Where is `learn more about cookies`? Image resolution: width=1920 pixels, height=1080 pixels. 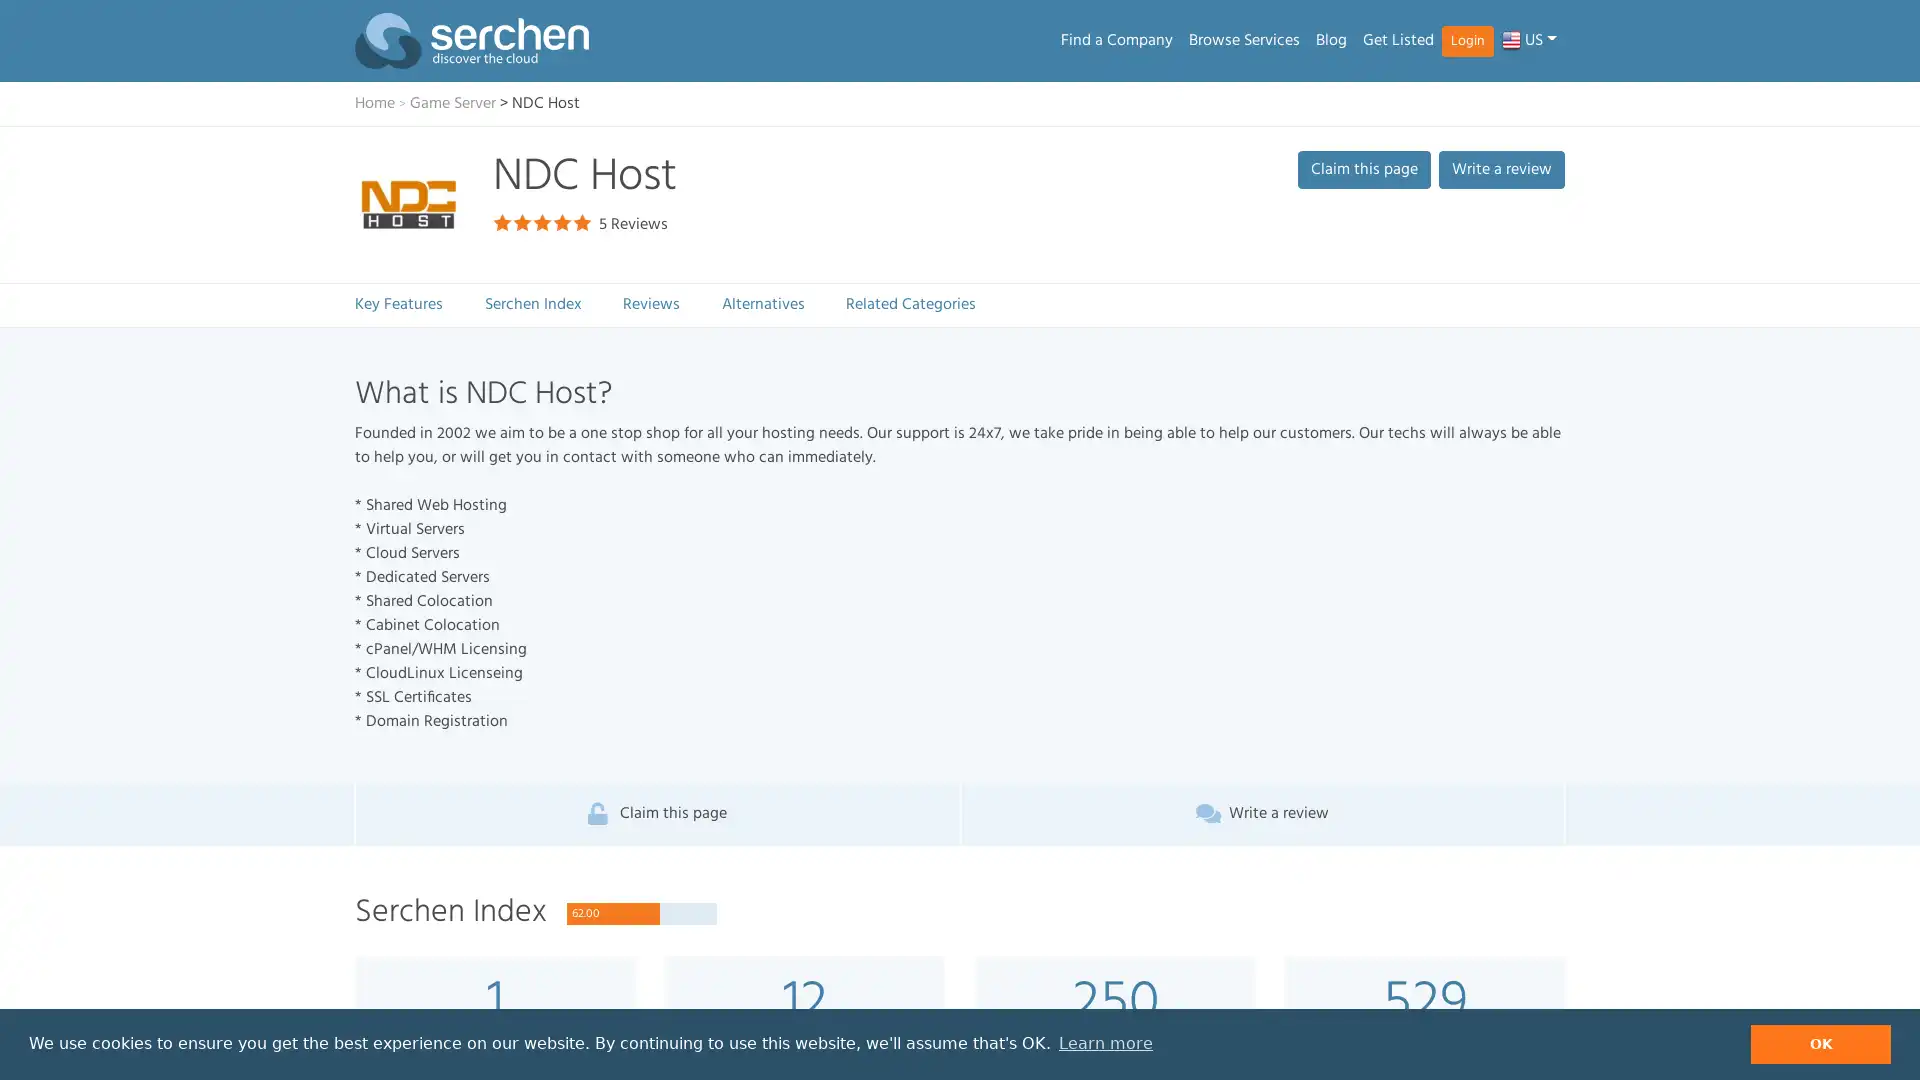 learn more about cookies is located at coordinates (1104, 1043).